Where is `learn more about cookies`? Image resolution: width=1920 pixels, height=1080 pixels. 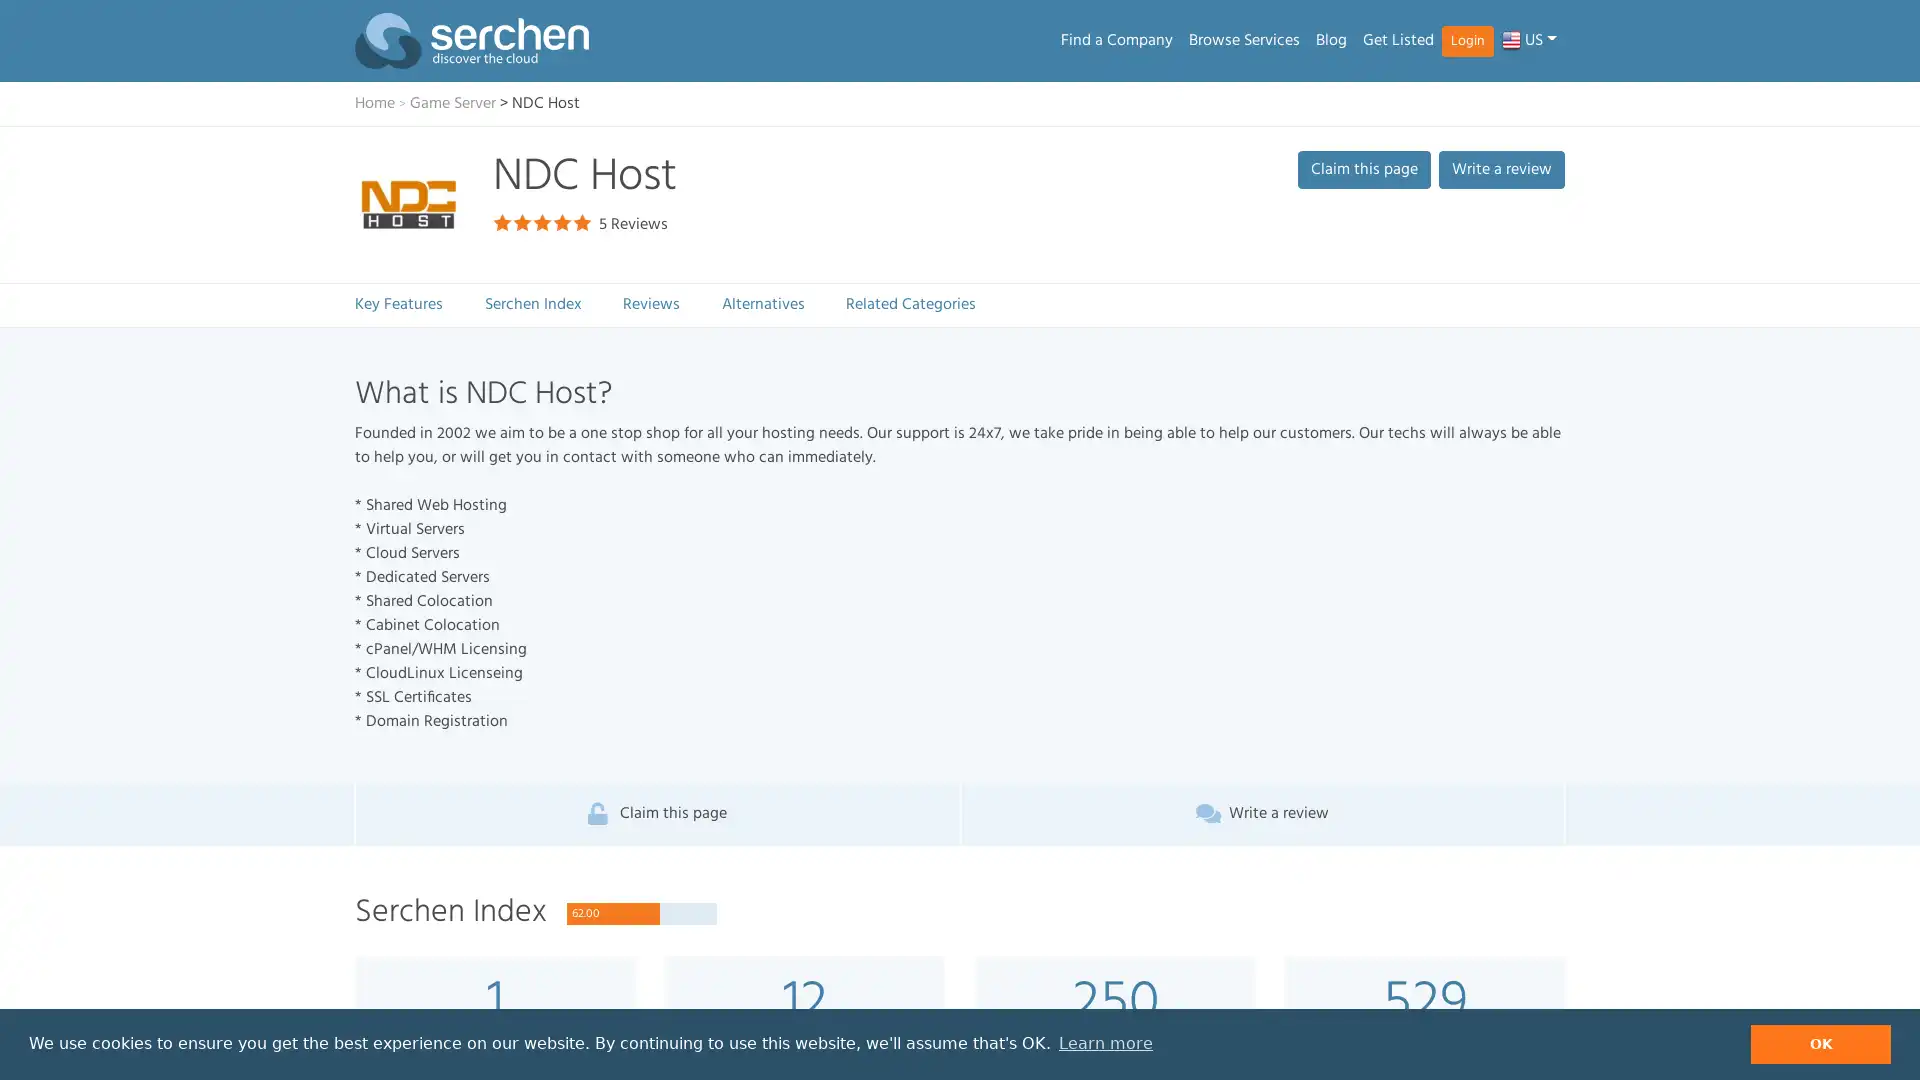 learn more about cookies is located at coordinates (1104, 1043).